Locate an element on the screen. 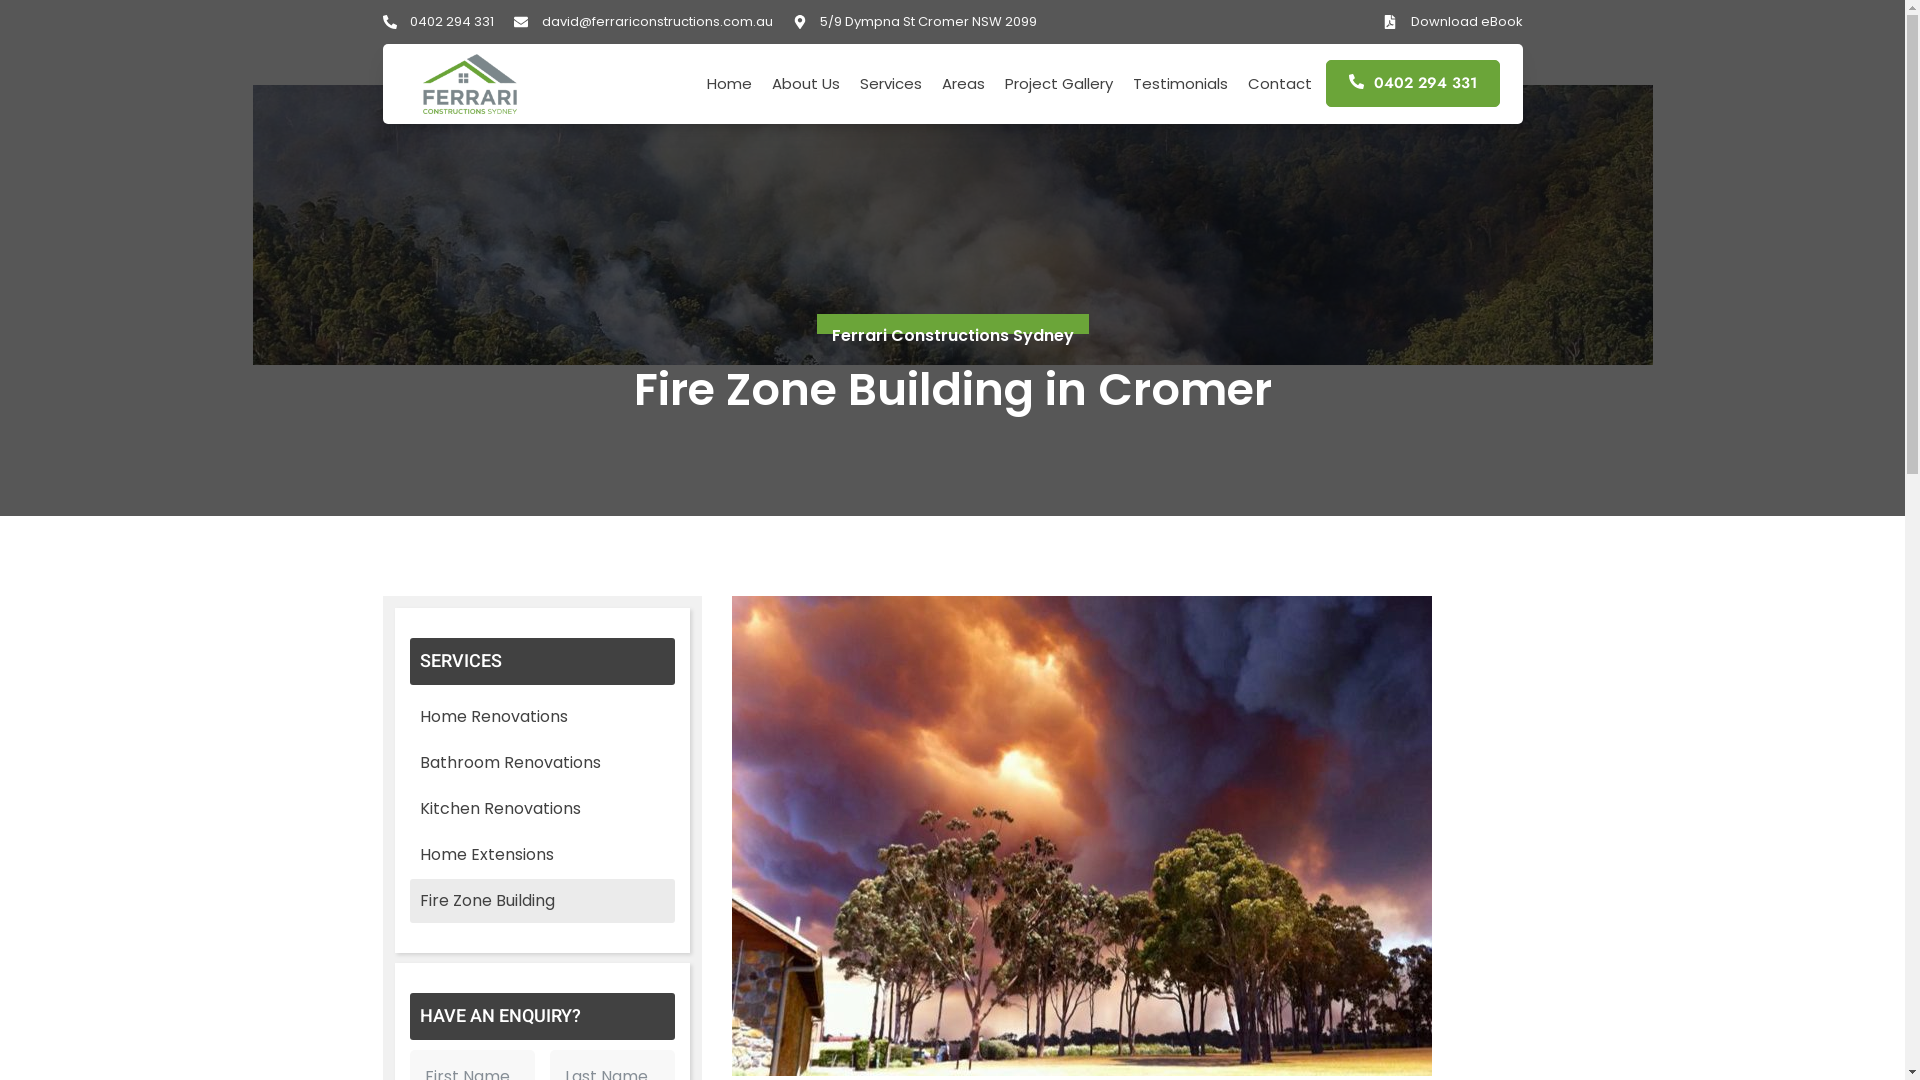 Image resolution: width=1920 pixels, height=1080 pixels. 'Download eBook' is located at coordinates (1453, 22).